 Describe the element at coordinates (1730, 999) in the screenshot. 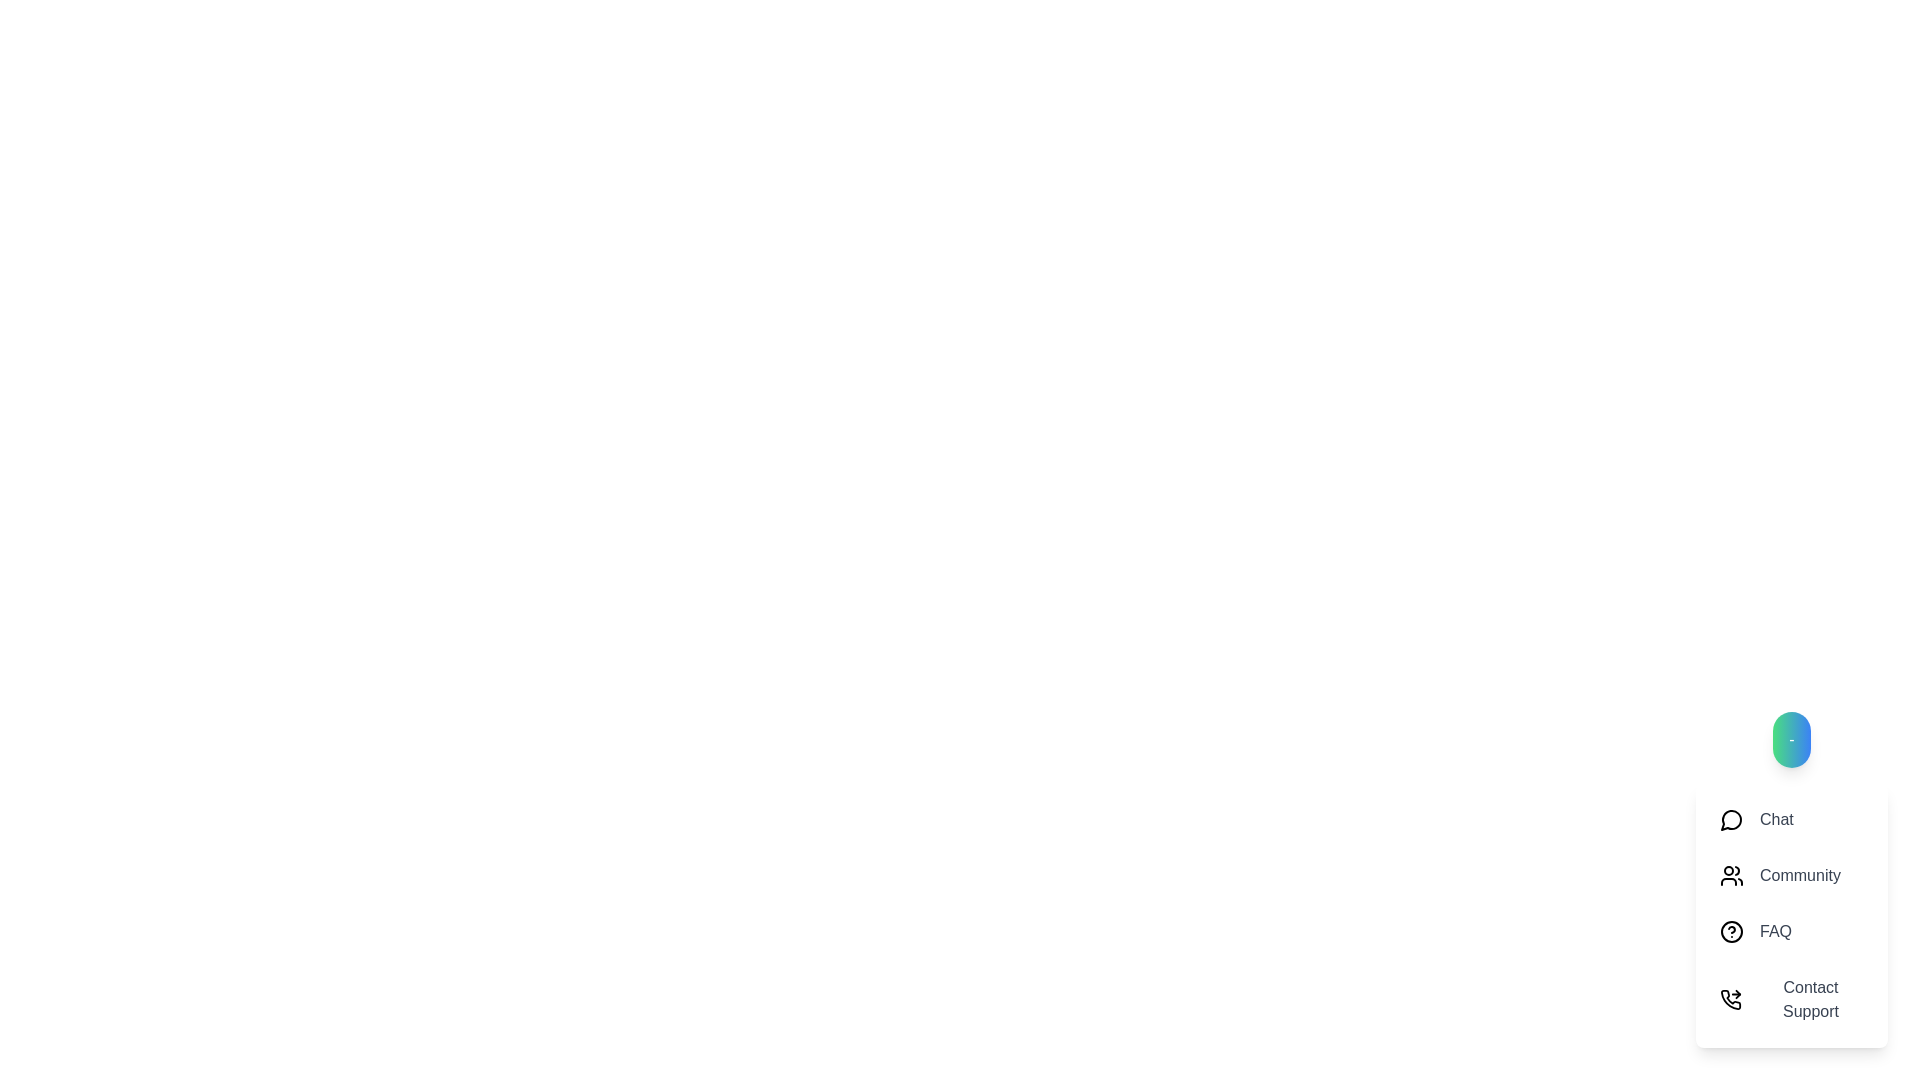

I see `the support contact icon located at the top-left corner of the 'Contact Support' option` at that location.